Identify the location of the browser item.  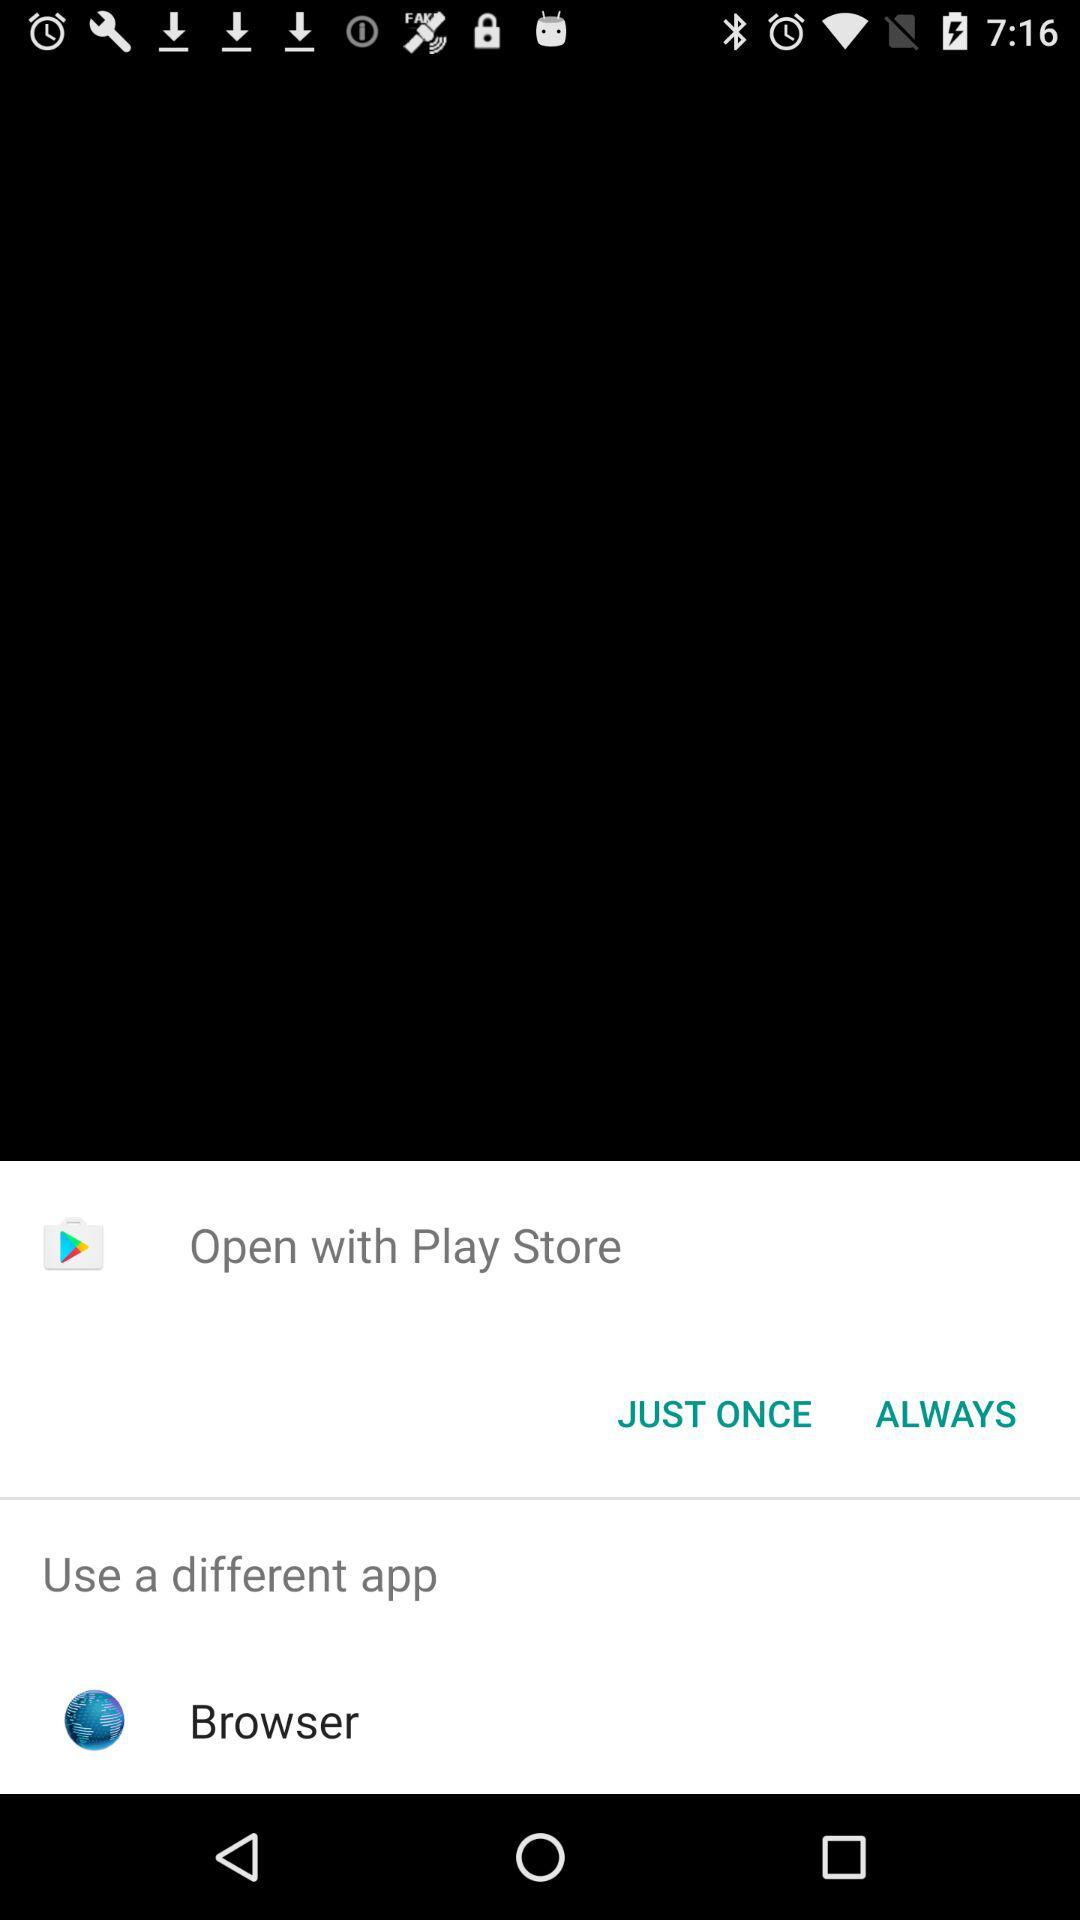
(274, 1719).